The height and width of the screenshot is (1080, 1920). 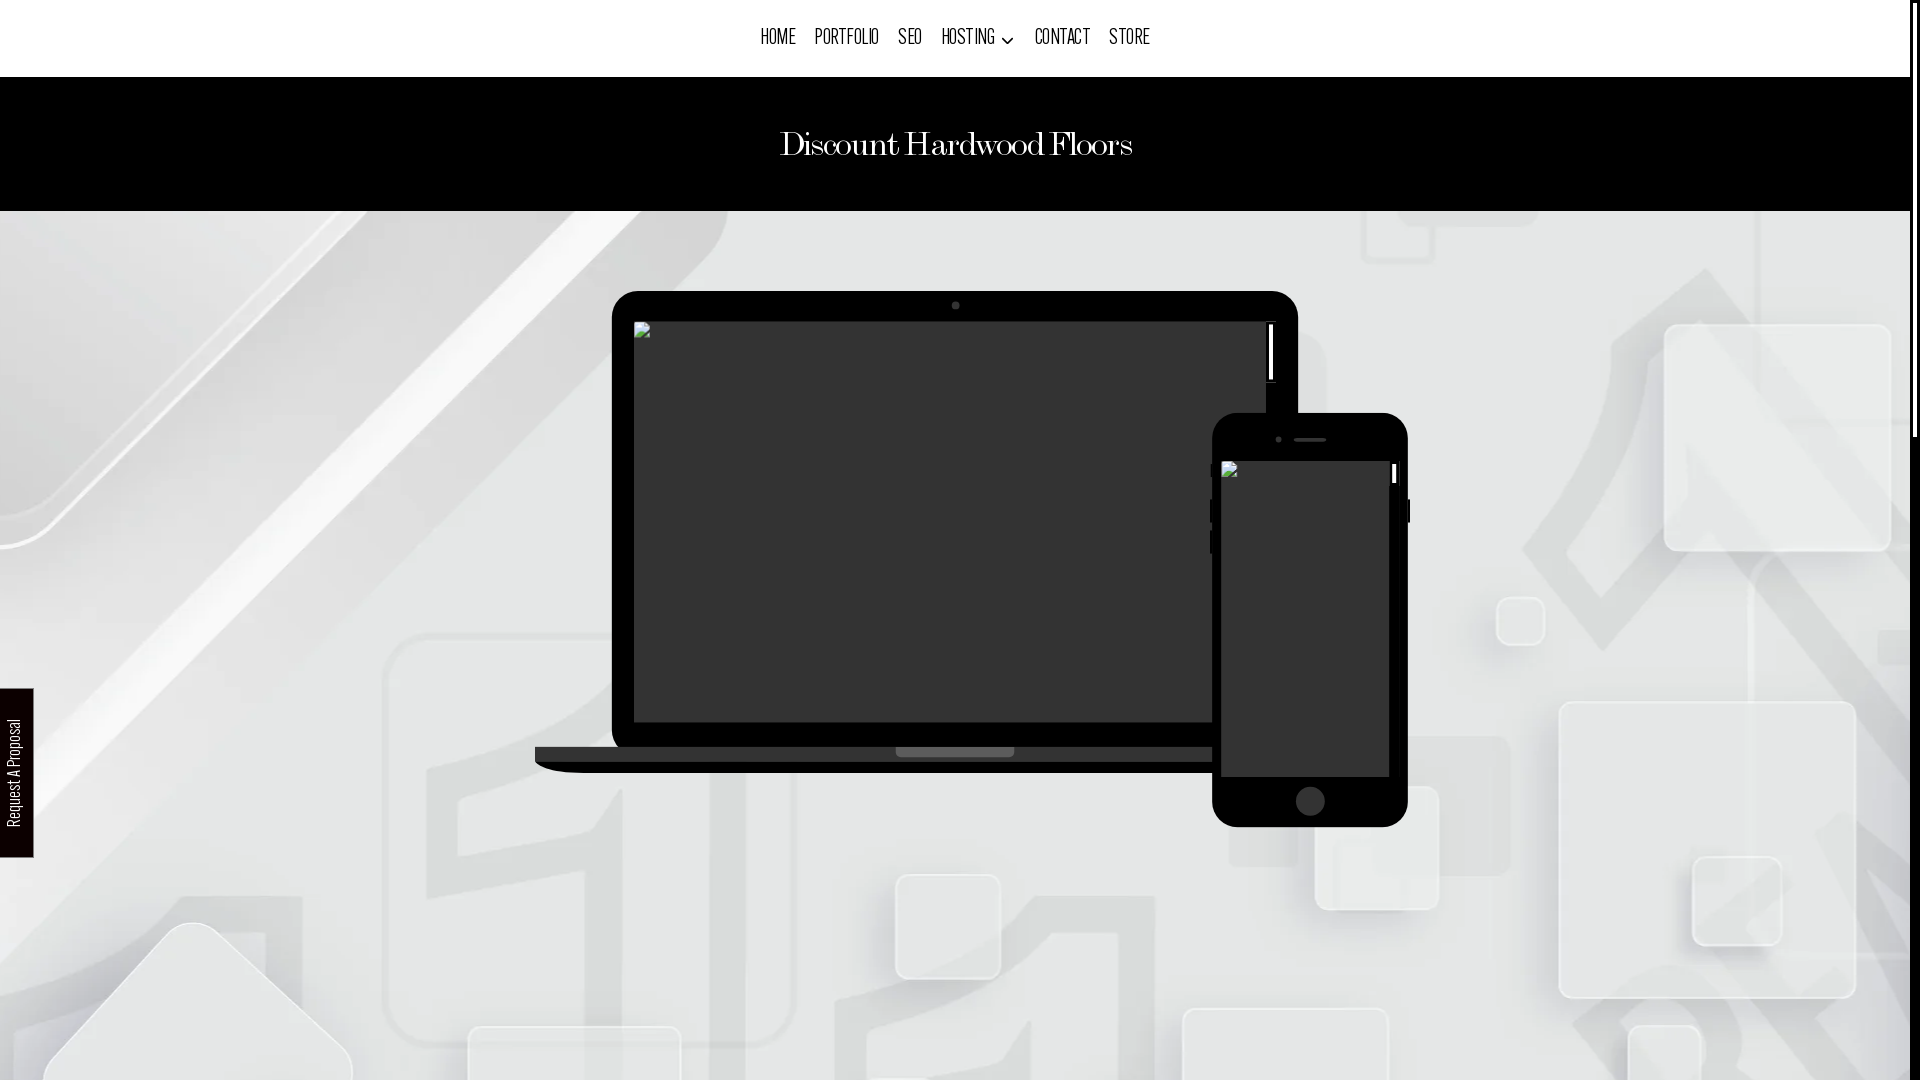 What do you see at coordinates (1129, 38) in the screenshot?
I see `'STORE'` at bounding box center [1129, 38].